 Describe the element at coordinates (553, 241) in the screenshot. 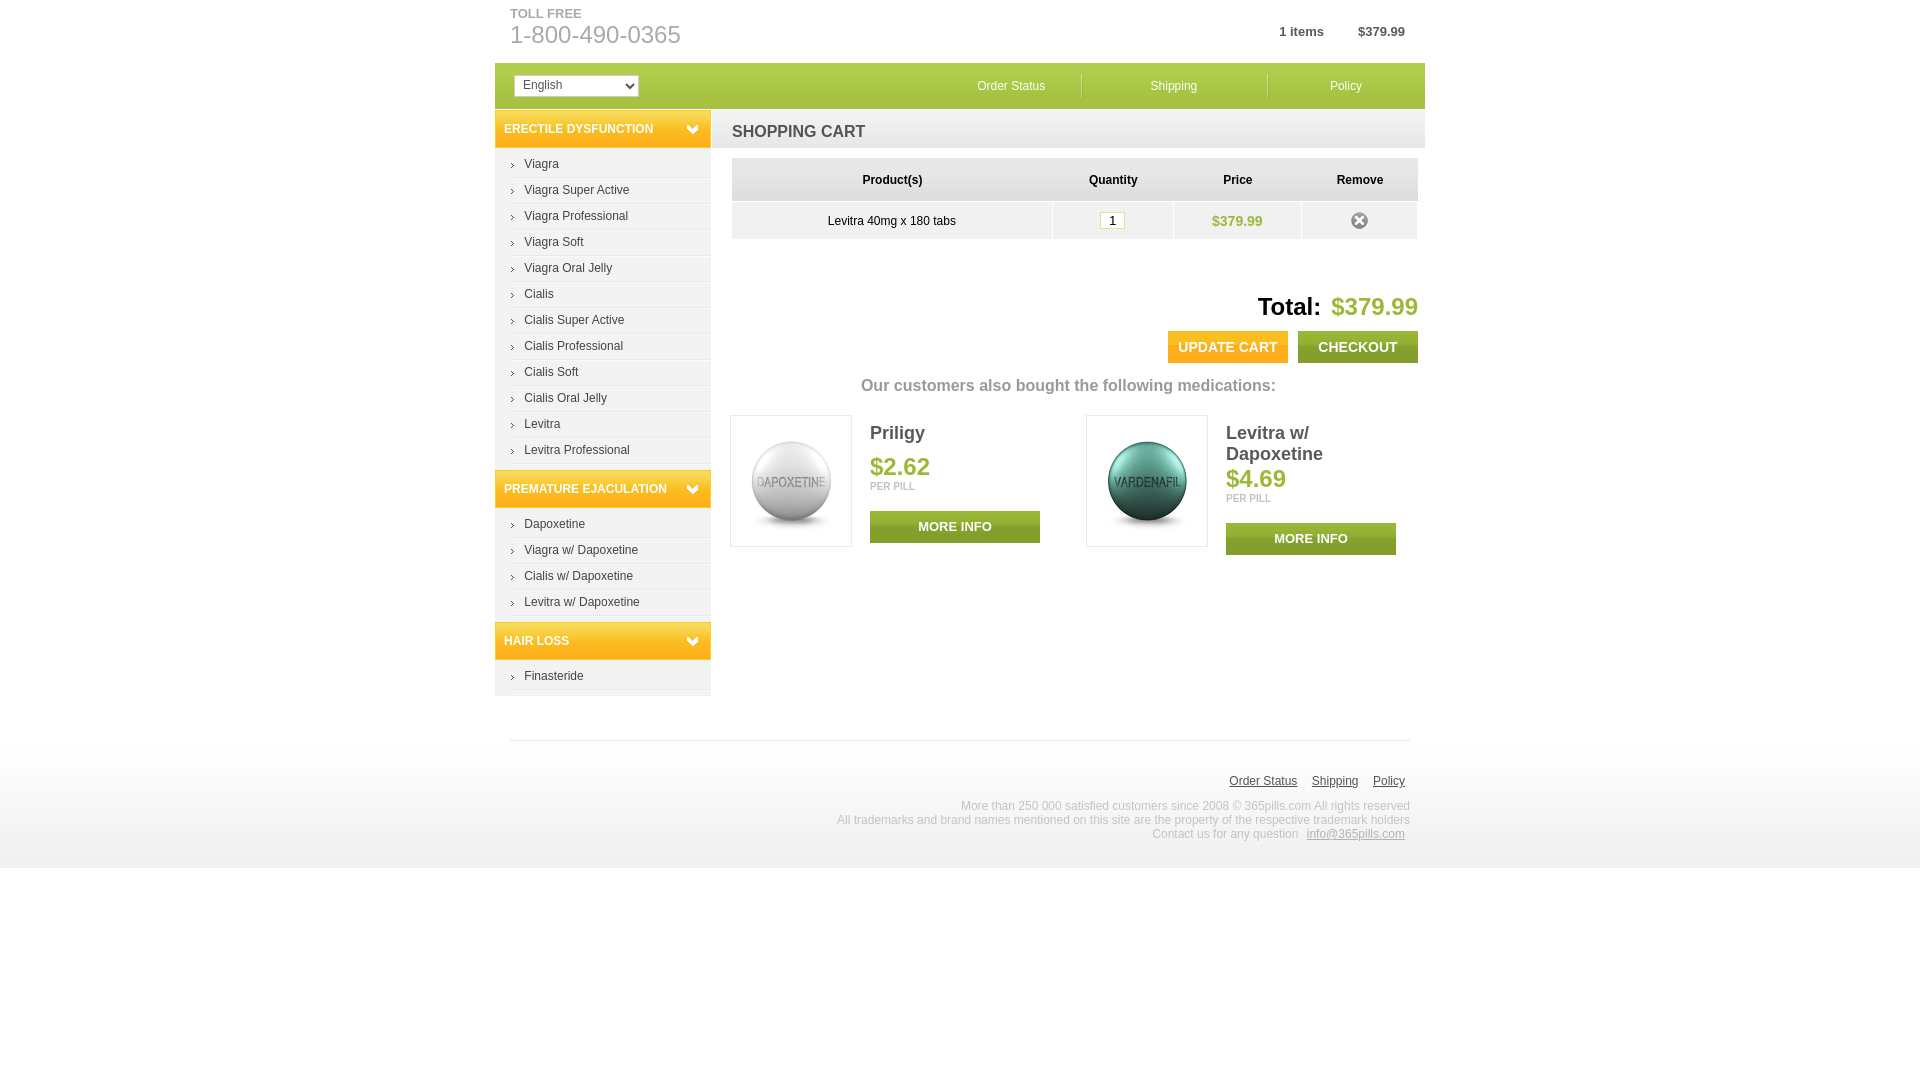

I see `'Viagra Soft'` at that location.